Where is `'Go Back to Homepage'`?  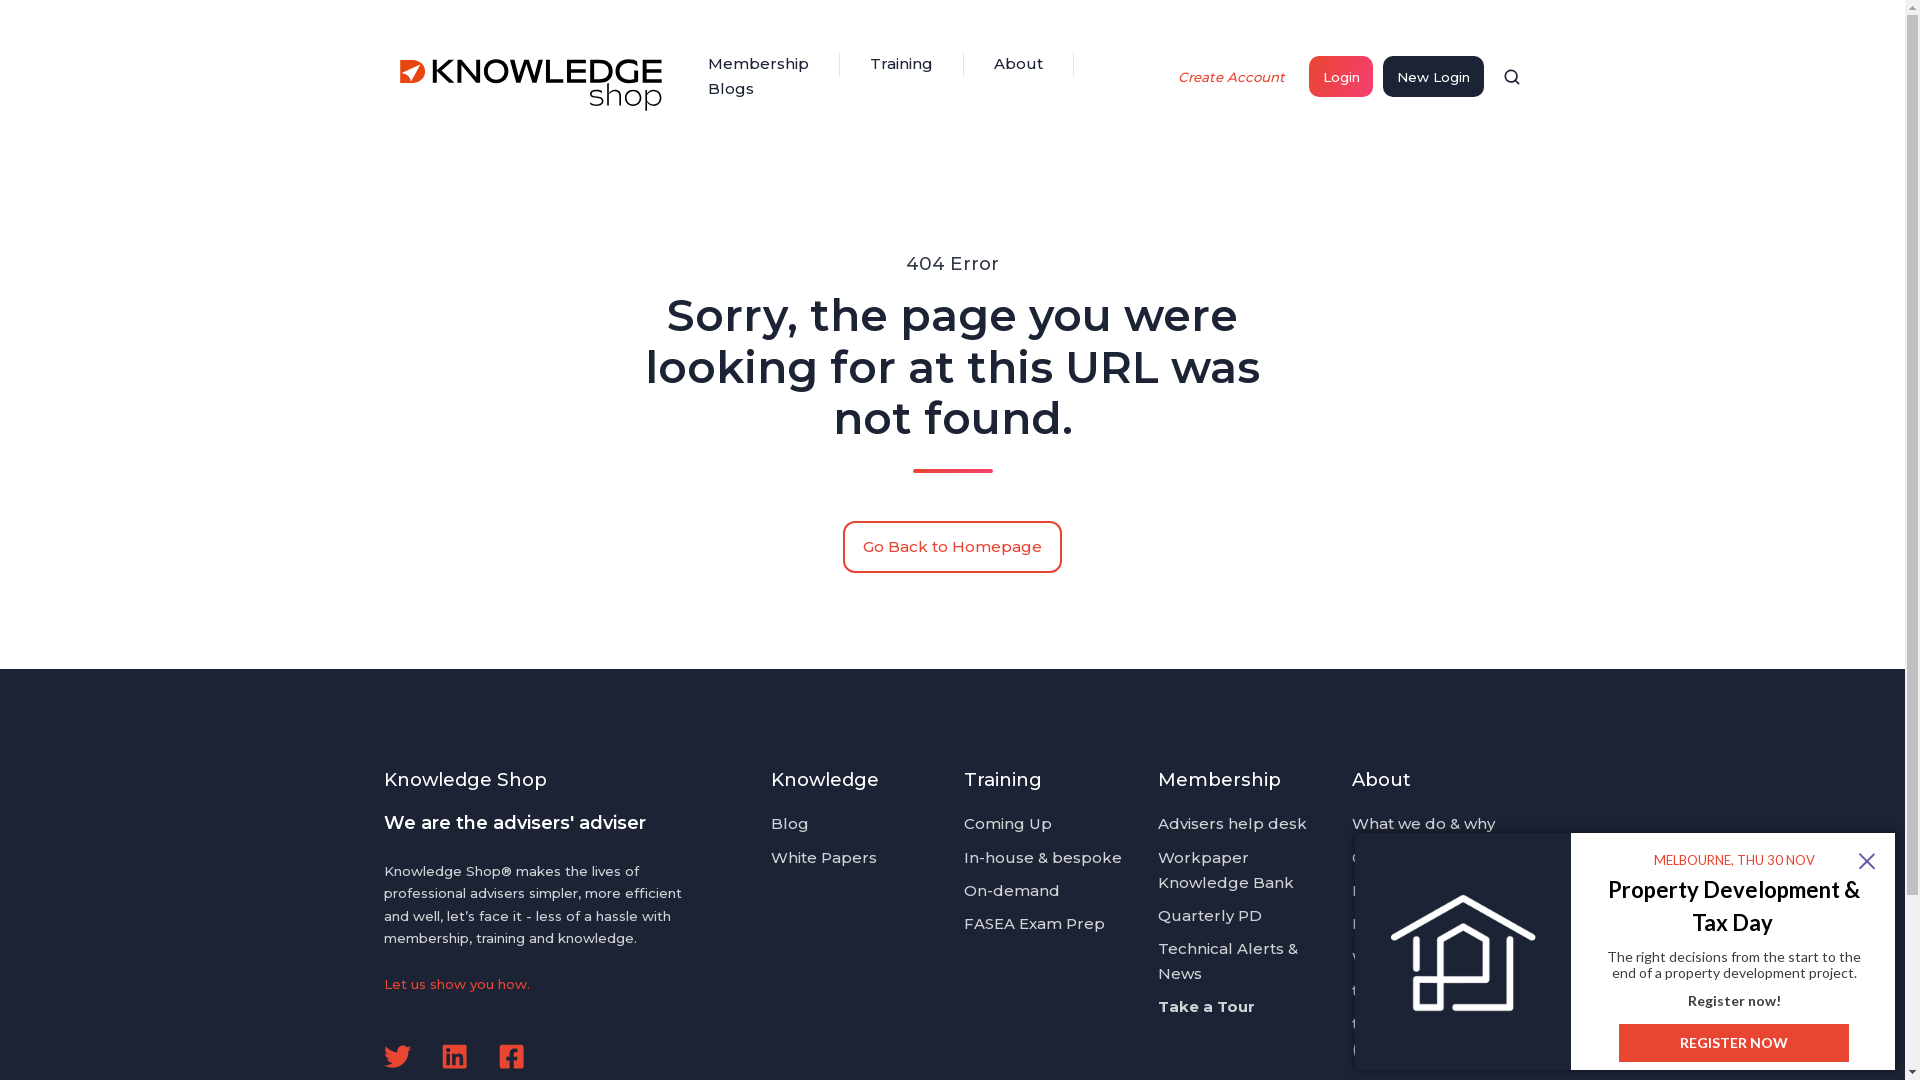 'Go Back to Homepage' is located at coordinates (952, 547).